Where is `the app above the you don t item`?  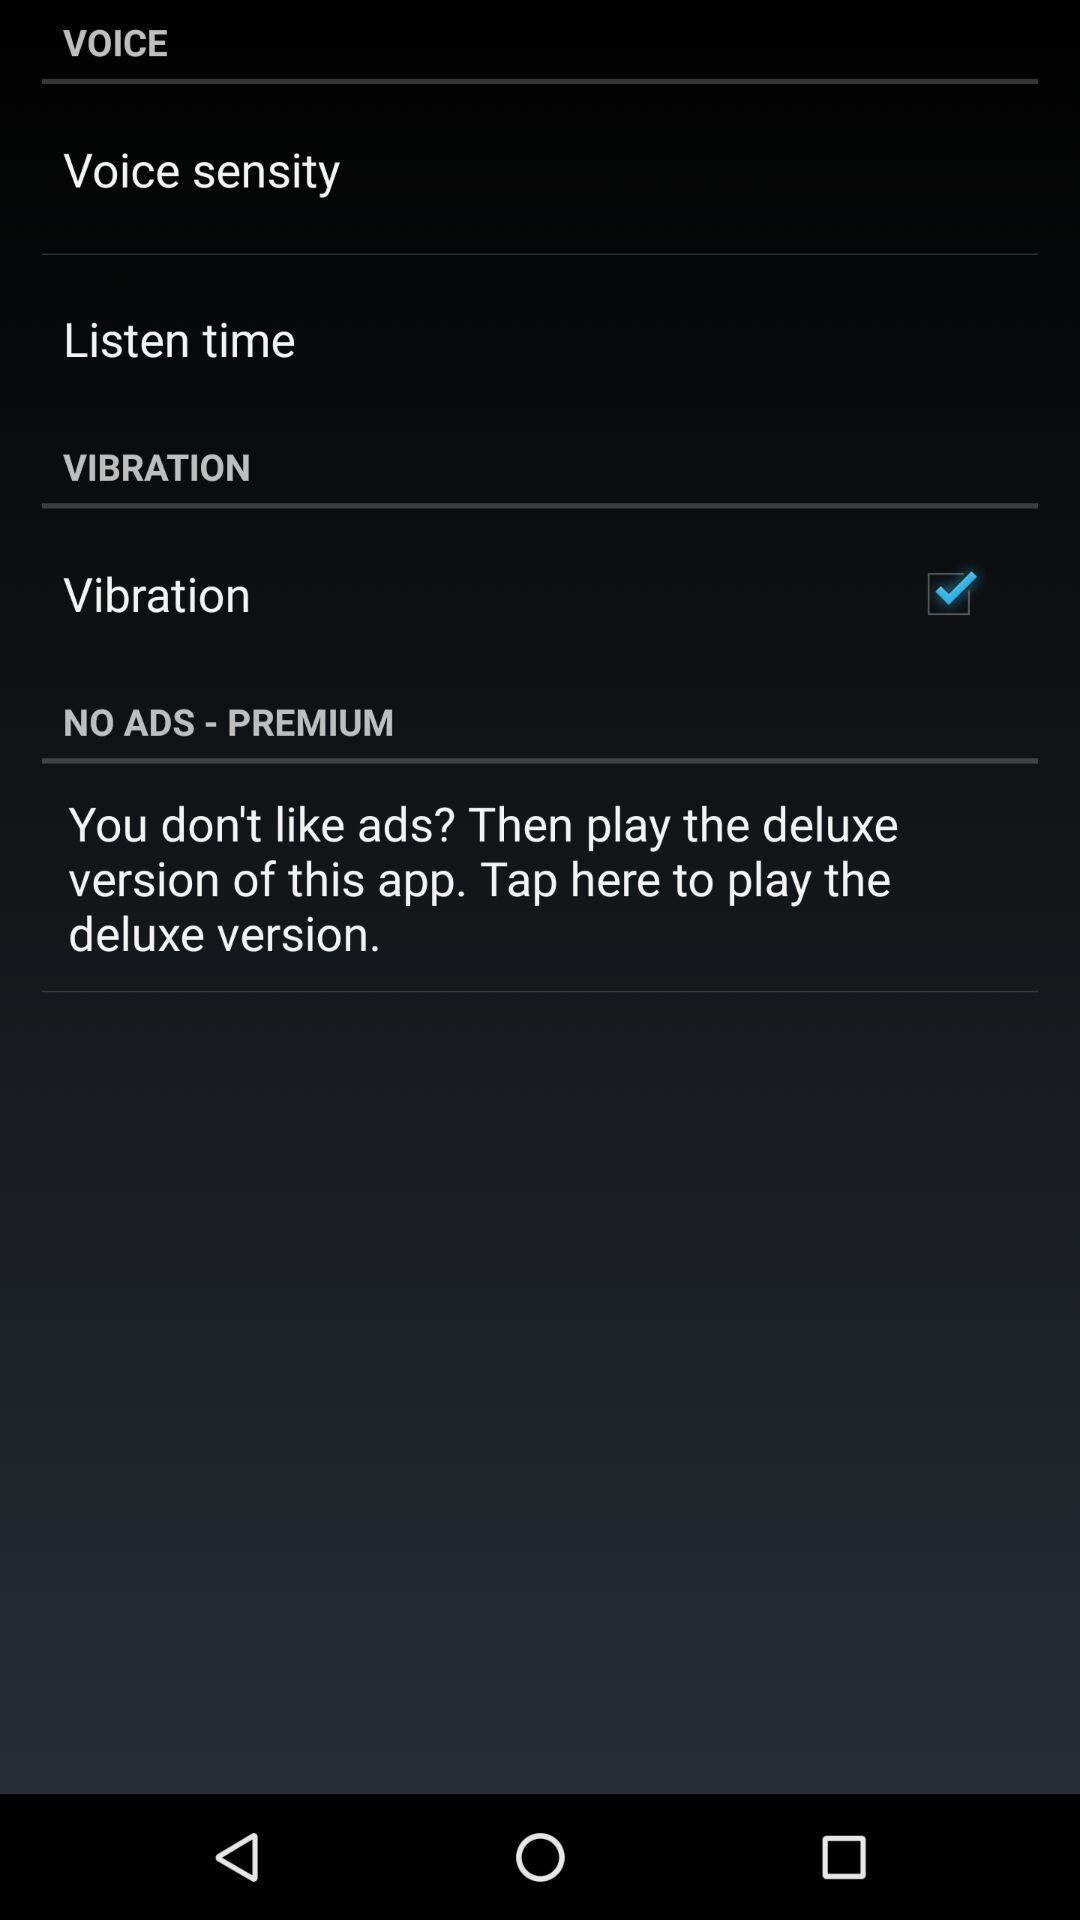
the app above the you don t item is located at coordinates (540, 720).